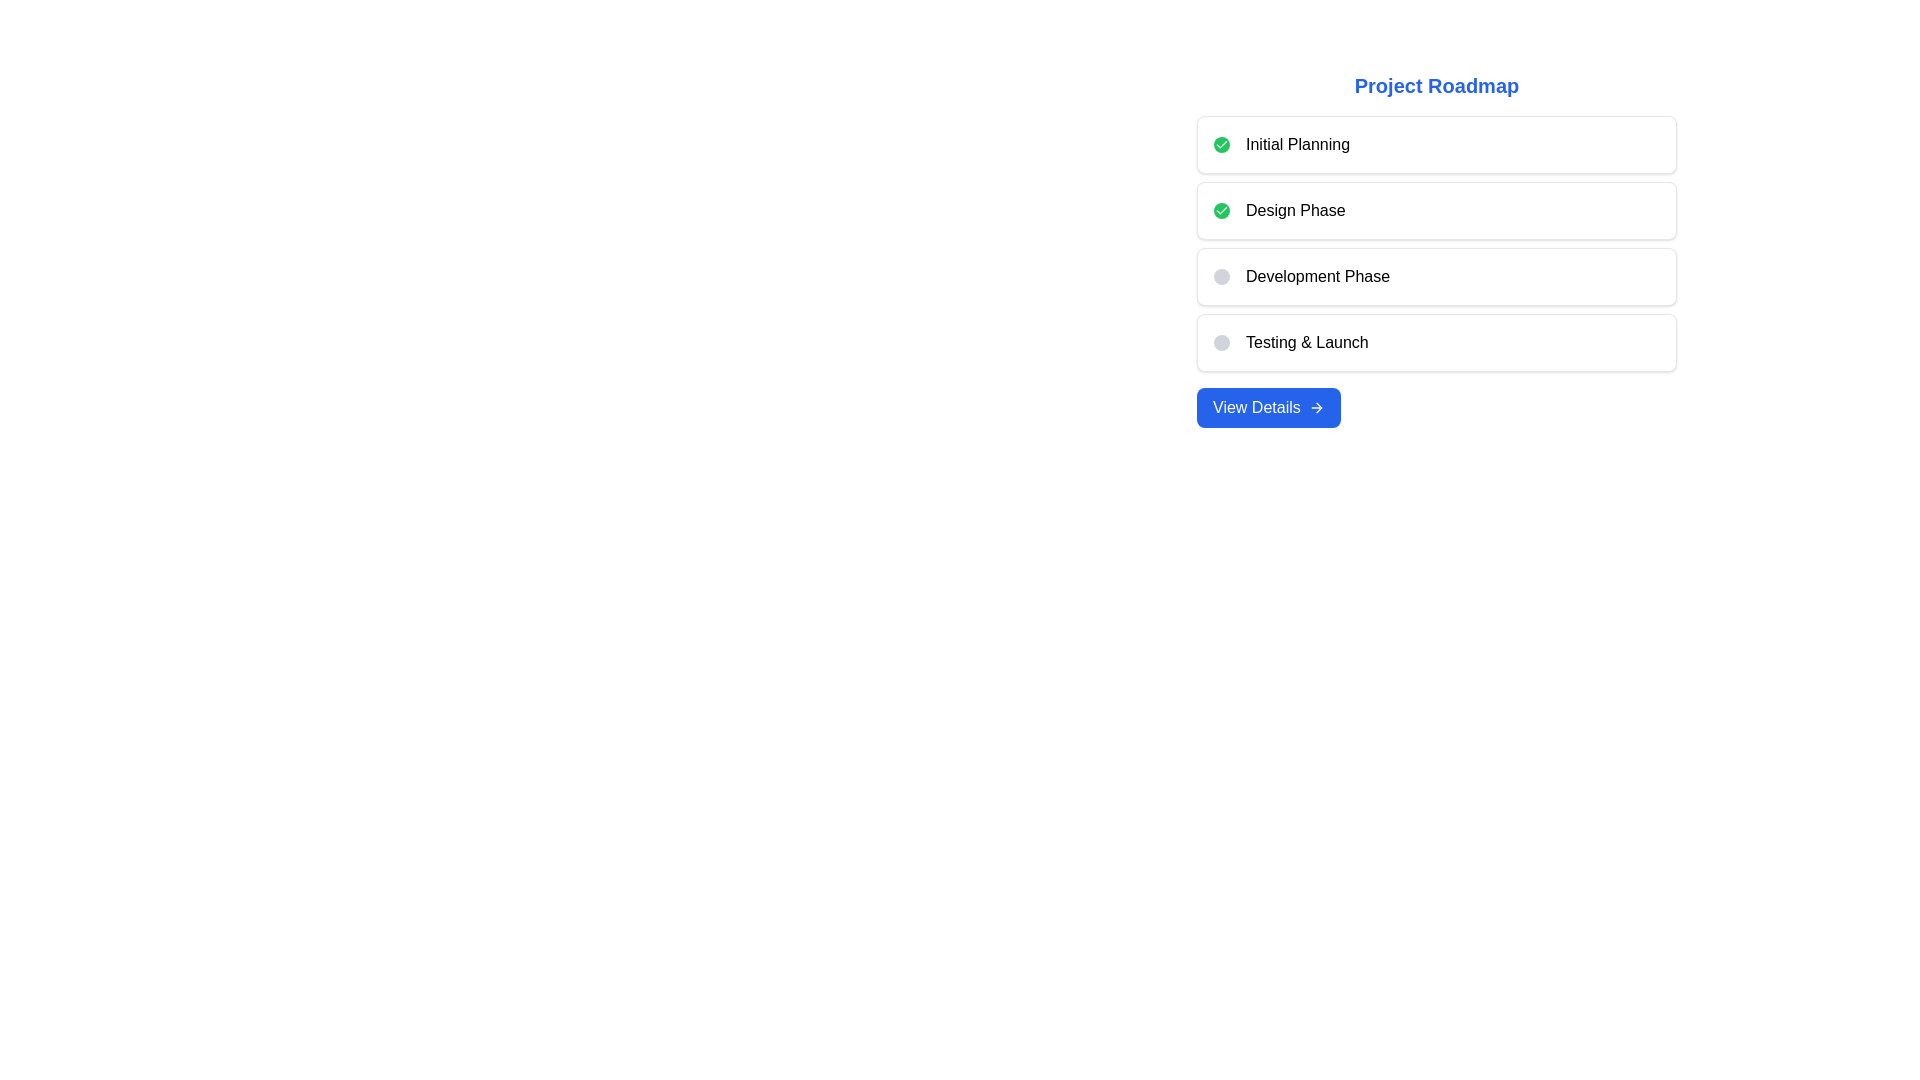  Describe the element at coordinates (1318, 277) in the screenshot. I see `text label indicating the 'Development Phase' step, located in the third item of the vertically arranged sidebar list, positioned to the right of the light gray circular status icon` at that location.